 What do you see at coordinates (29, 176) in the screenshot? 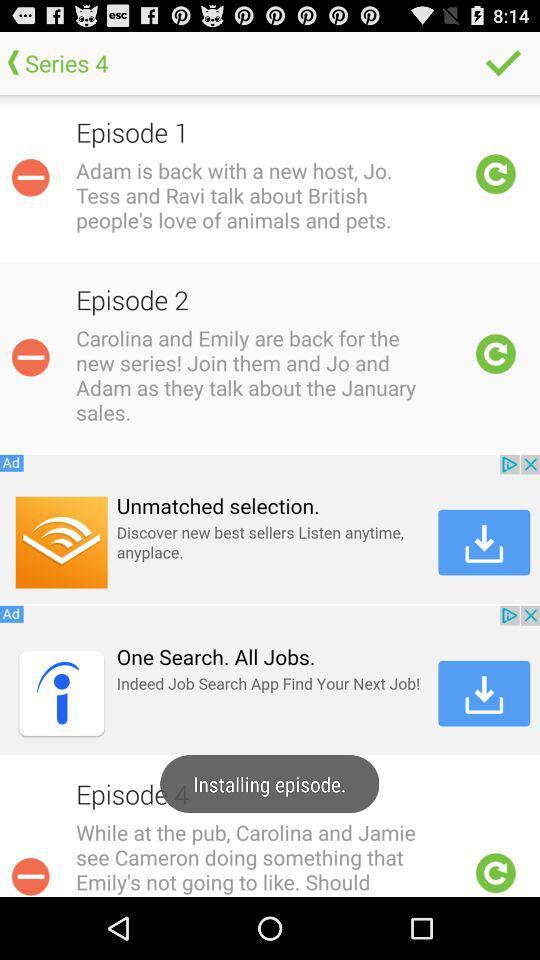
I see `hide description` at bounding box center [29, 176].